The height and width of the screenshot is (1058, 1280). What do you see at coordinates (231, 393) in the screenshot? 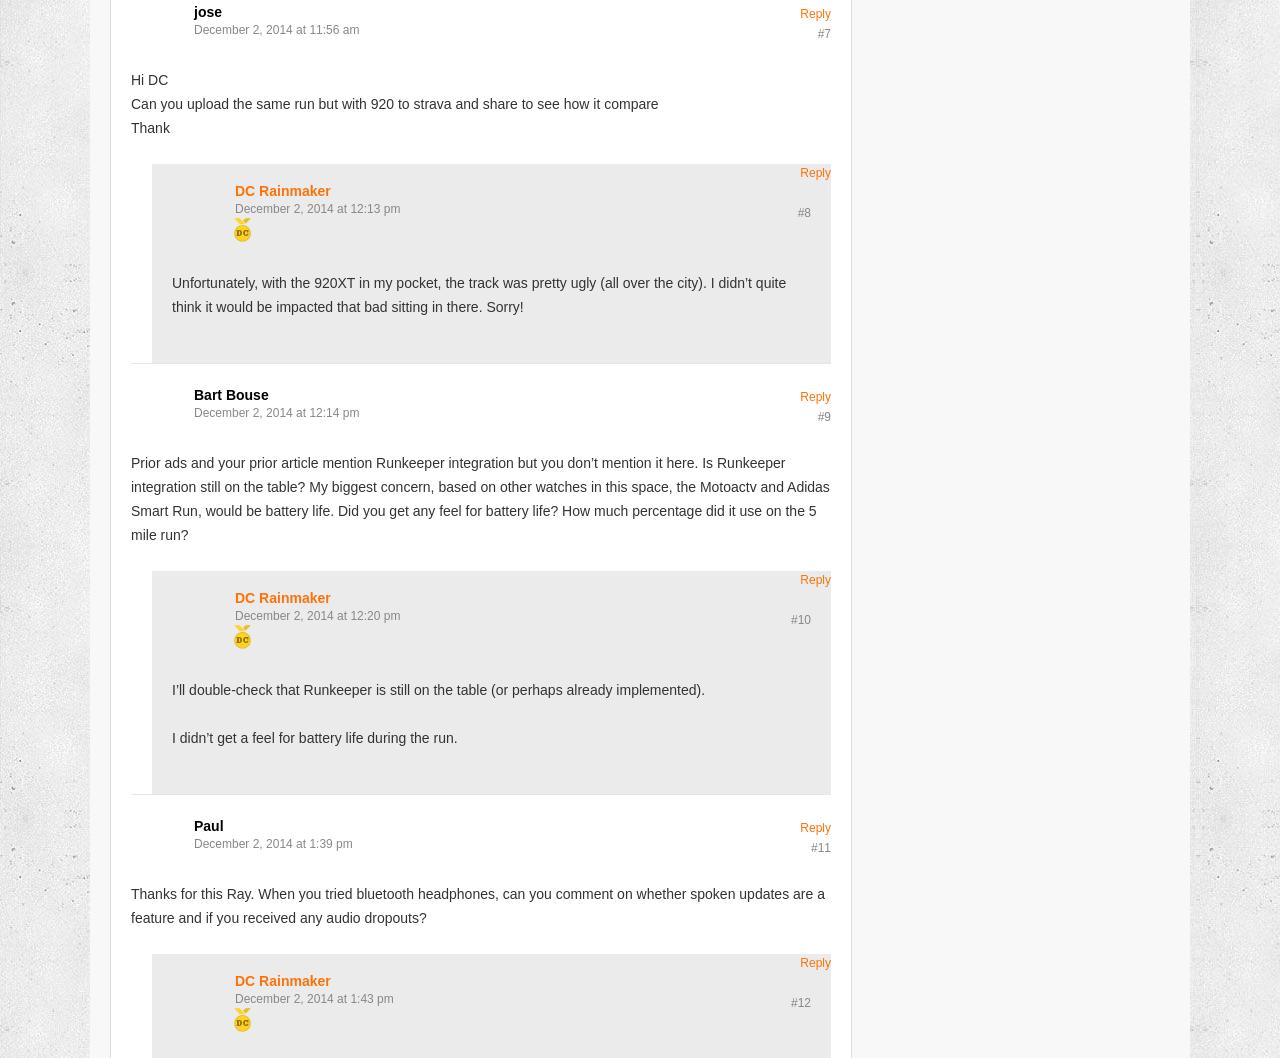
I see `'Bart Bouse'` at bounding box center [231, 393].